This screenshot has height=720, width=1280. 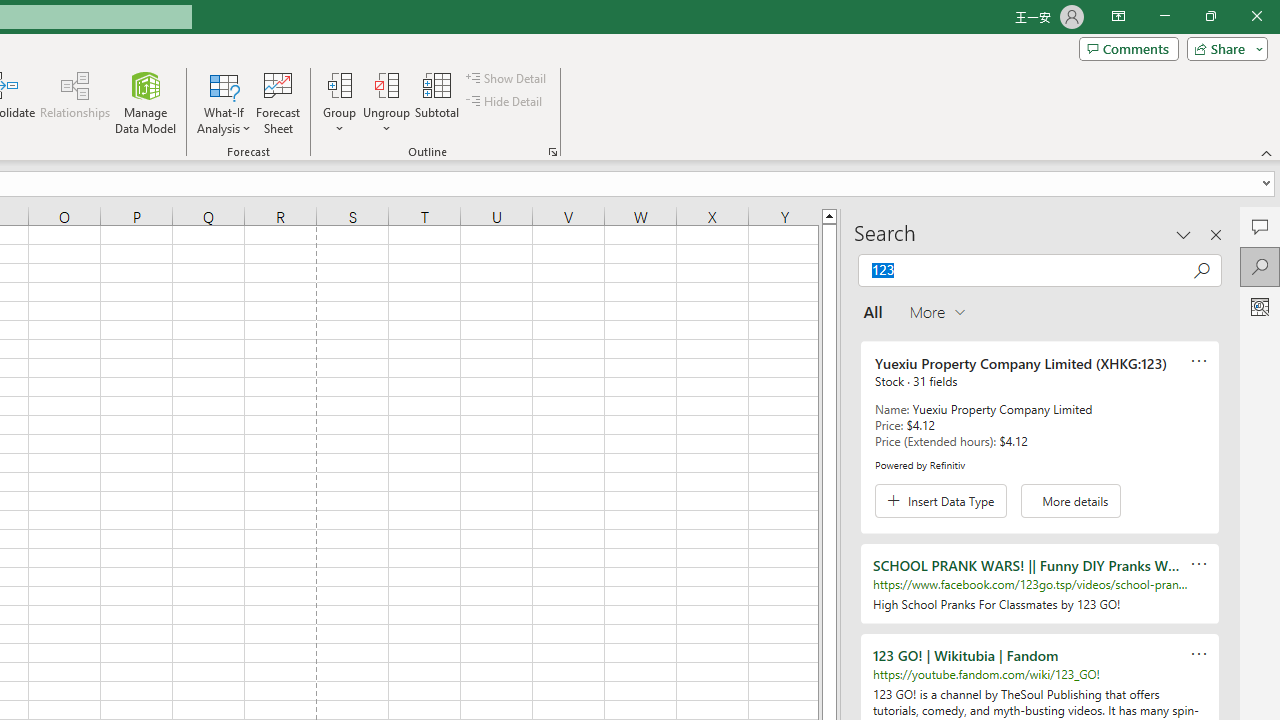 I want to click on 'Subtotal', so click(x=436, y=103).